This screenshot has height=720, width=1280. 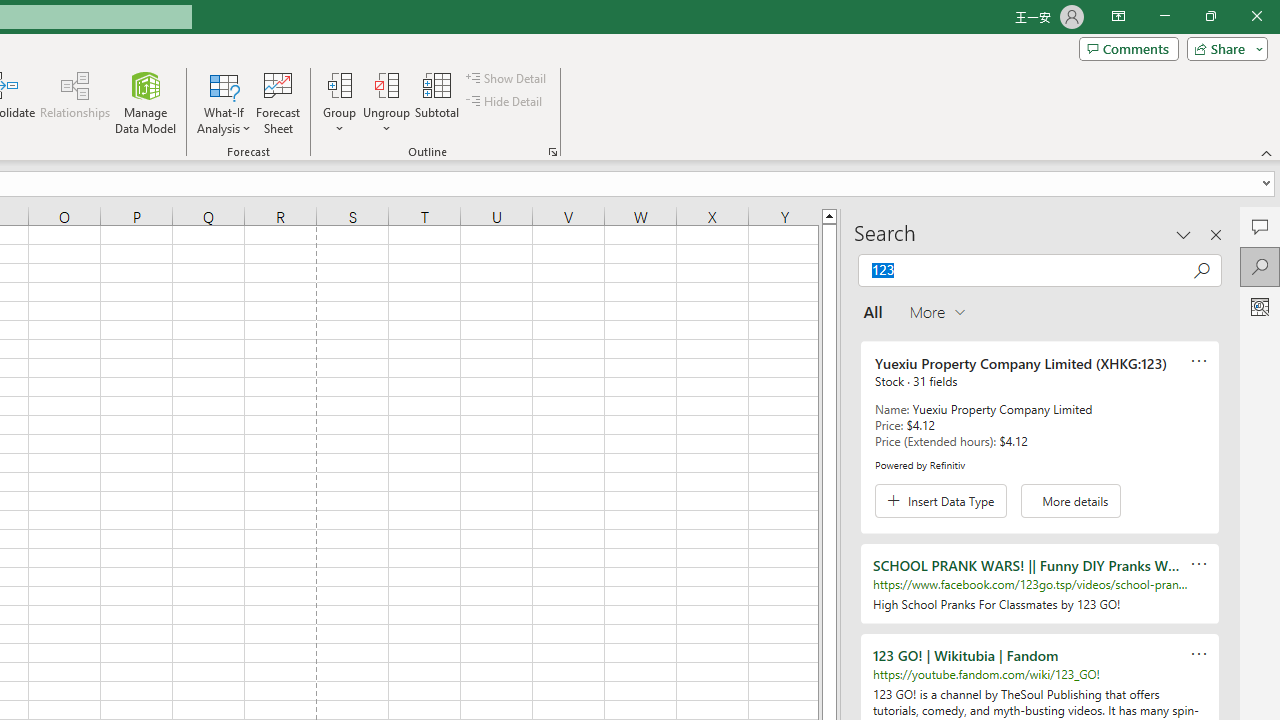 I want to click on 'Subtotal', so click(x=436, y=103).